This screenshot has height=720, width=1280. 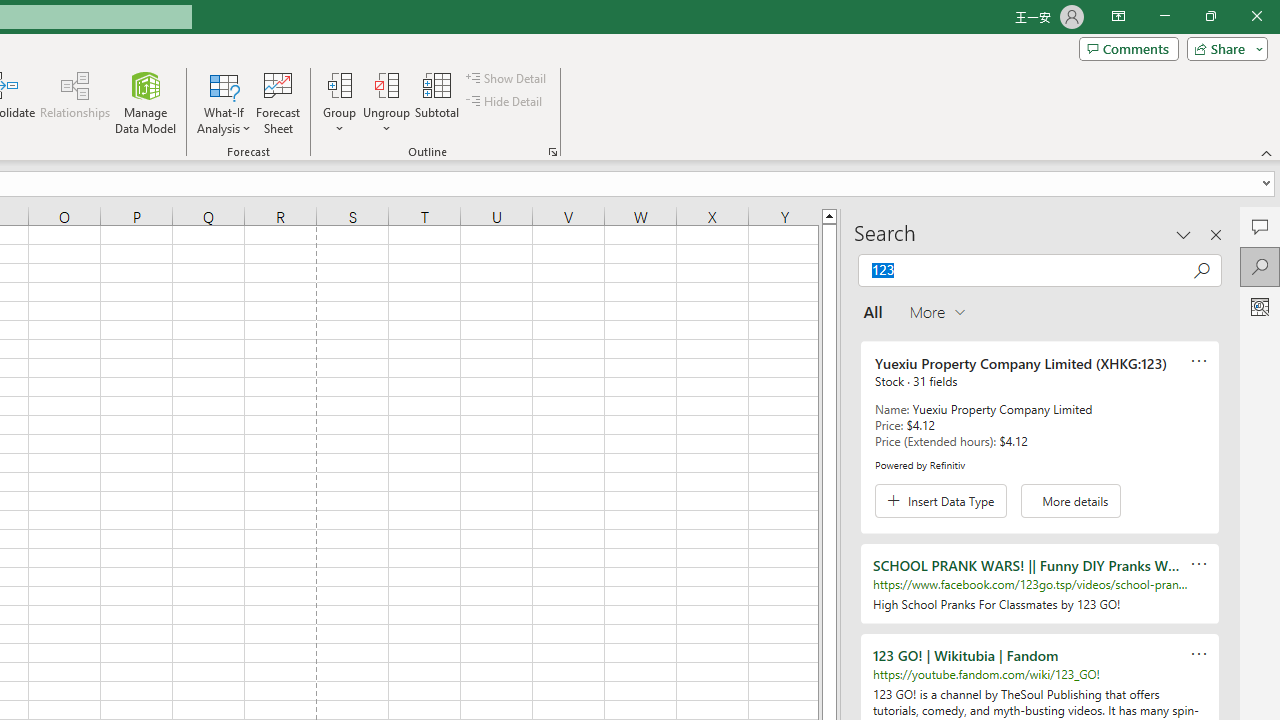 I want to click on 'Subtotal', so click(x=436, y=103).